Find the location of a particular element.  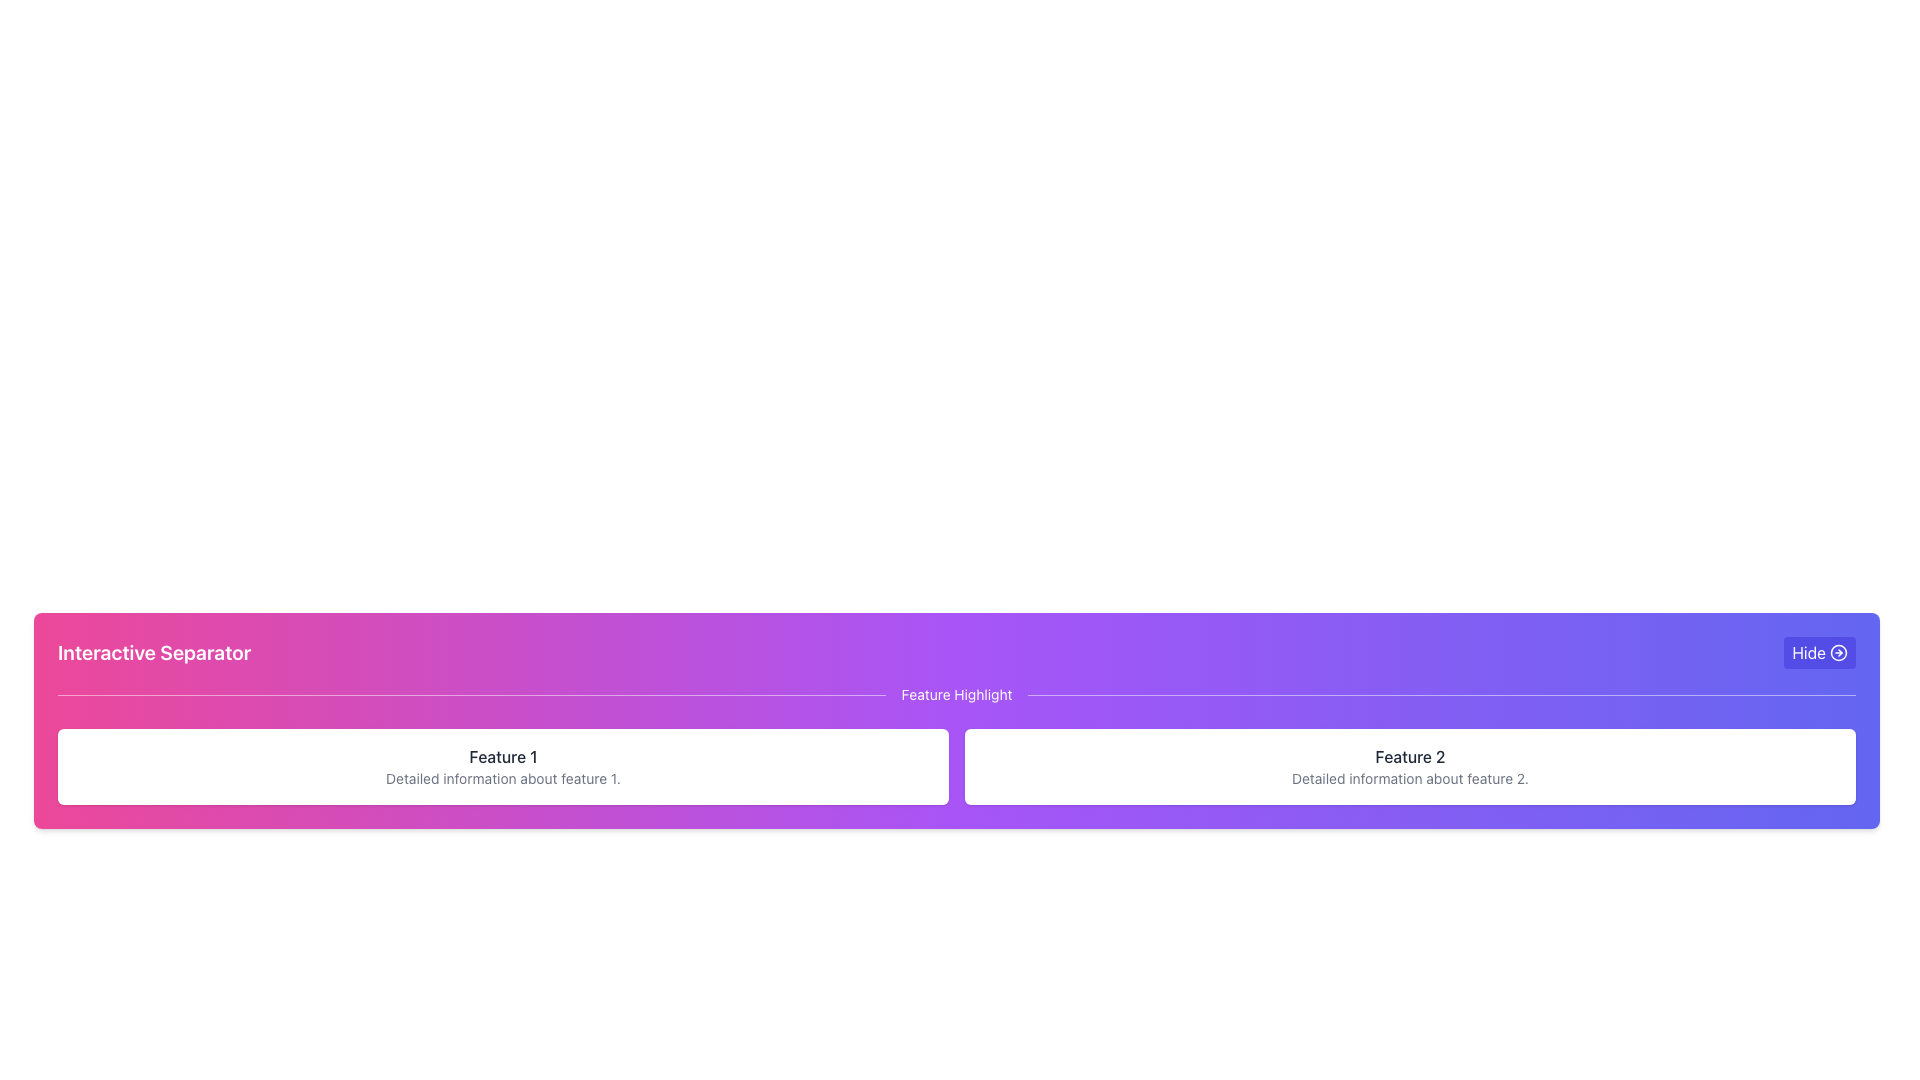

the decorative circle within the right-facing arrow icon located at the far right of the header bar labeled 'Interactive Separator' is located at coordinates (1838, 652).